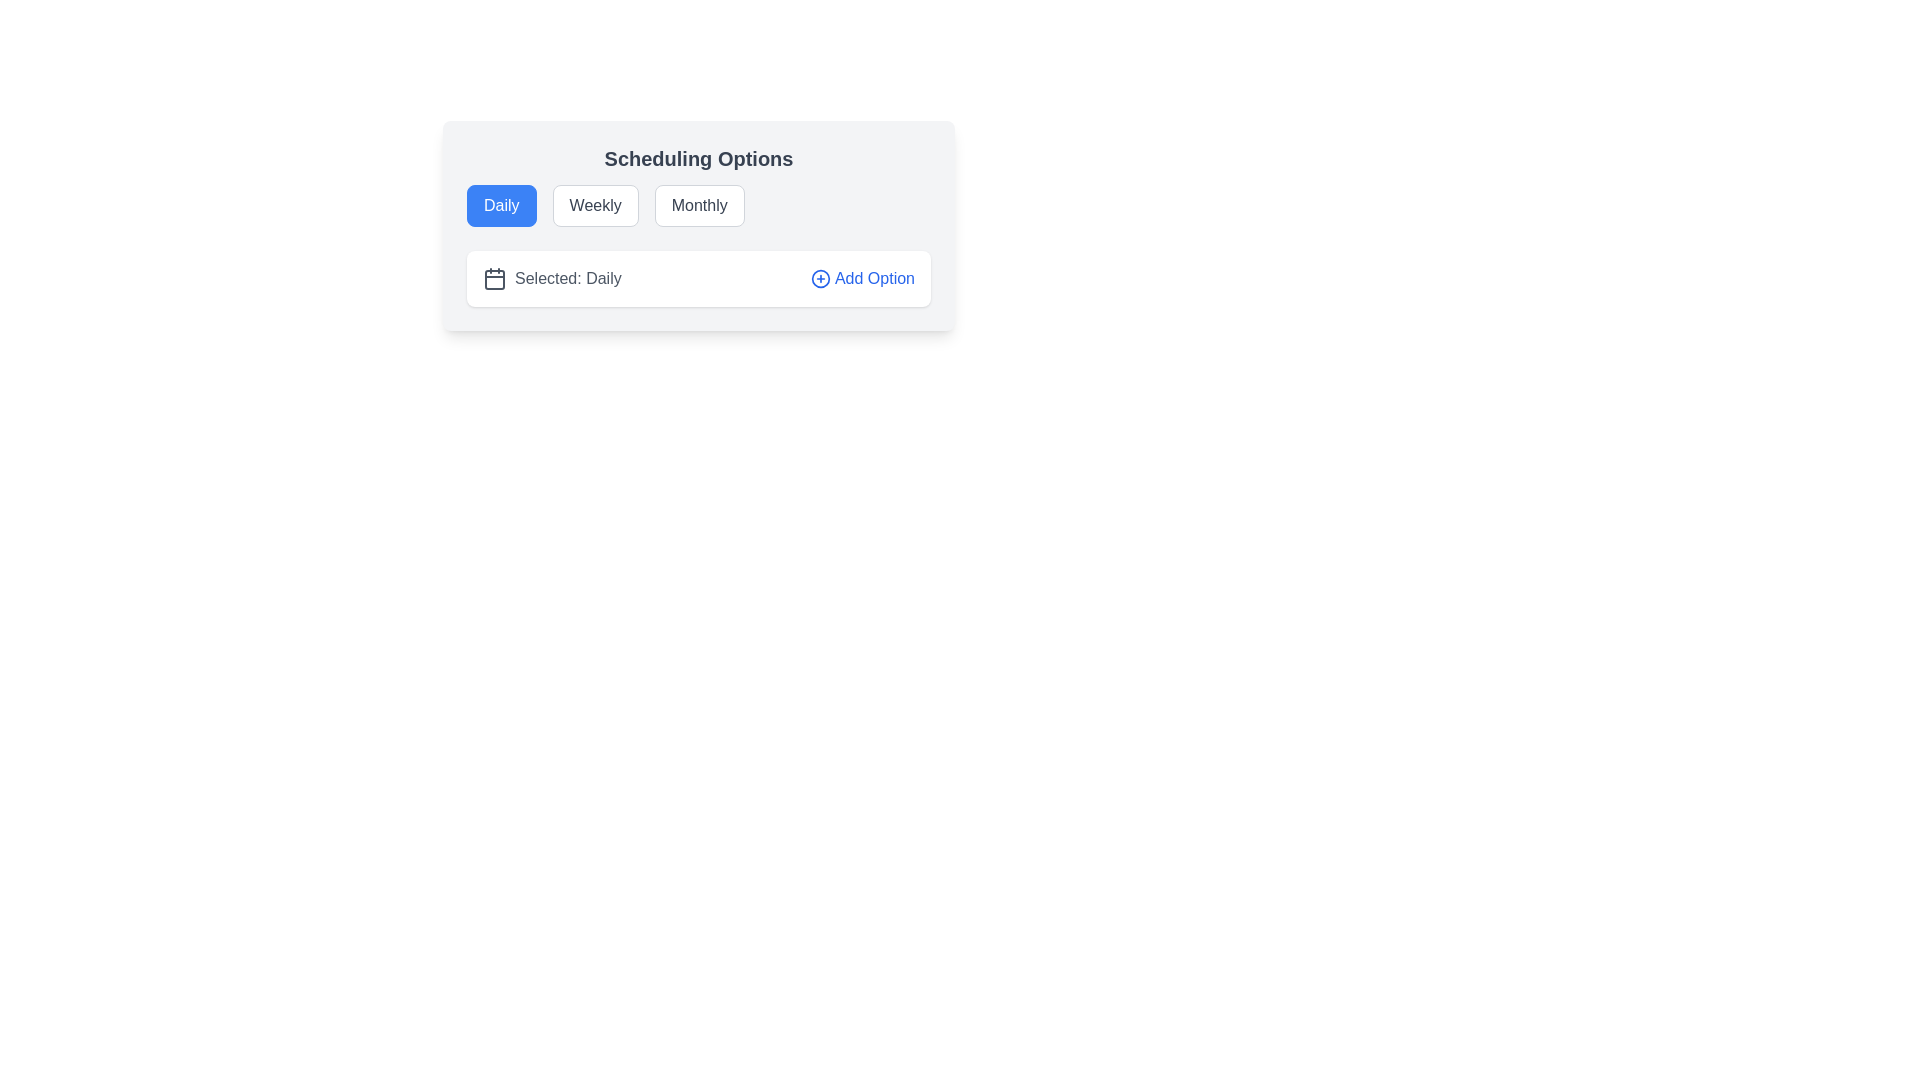  Describe the element at coordinates (699, 157) in the screenshot. I see `the text header displaying 'Scheduling Options' at the top of the card-like component with a soft gray background` at that location.